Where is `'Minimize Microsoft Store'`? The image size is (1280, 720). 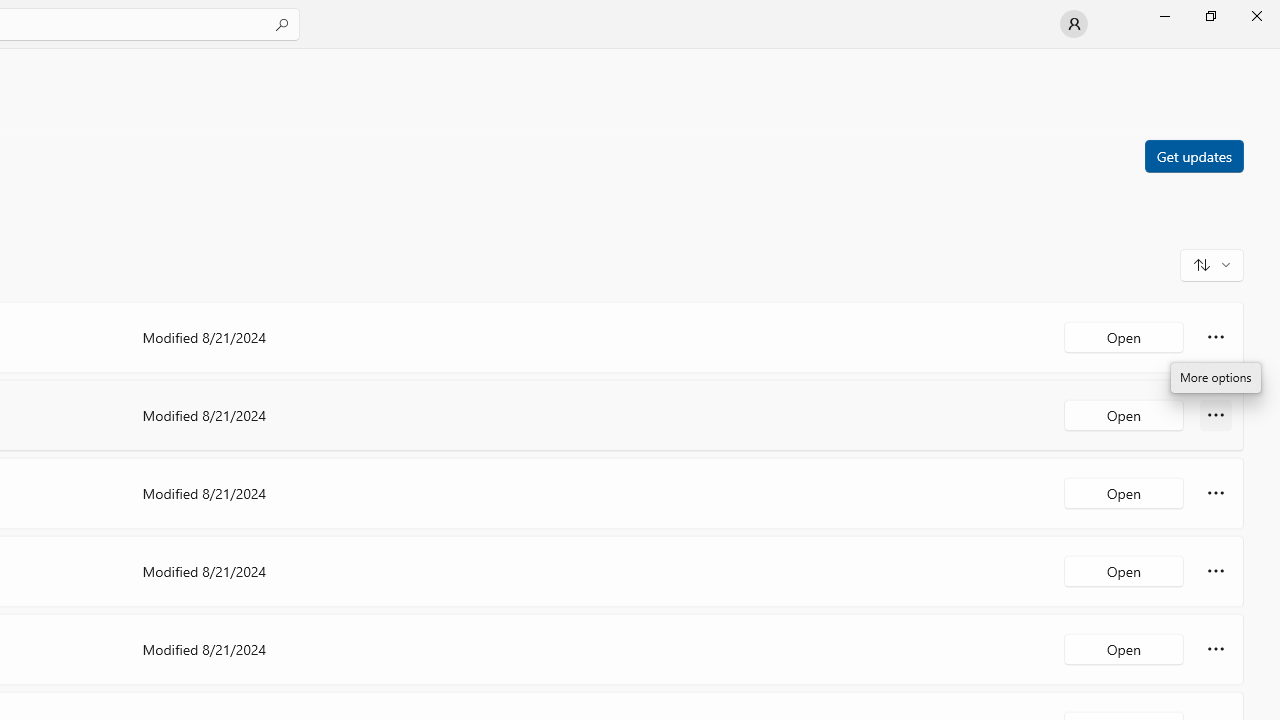 'Minimize Microsoft Store' is located at coordinates (1164, 15).